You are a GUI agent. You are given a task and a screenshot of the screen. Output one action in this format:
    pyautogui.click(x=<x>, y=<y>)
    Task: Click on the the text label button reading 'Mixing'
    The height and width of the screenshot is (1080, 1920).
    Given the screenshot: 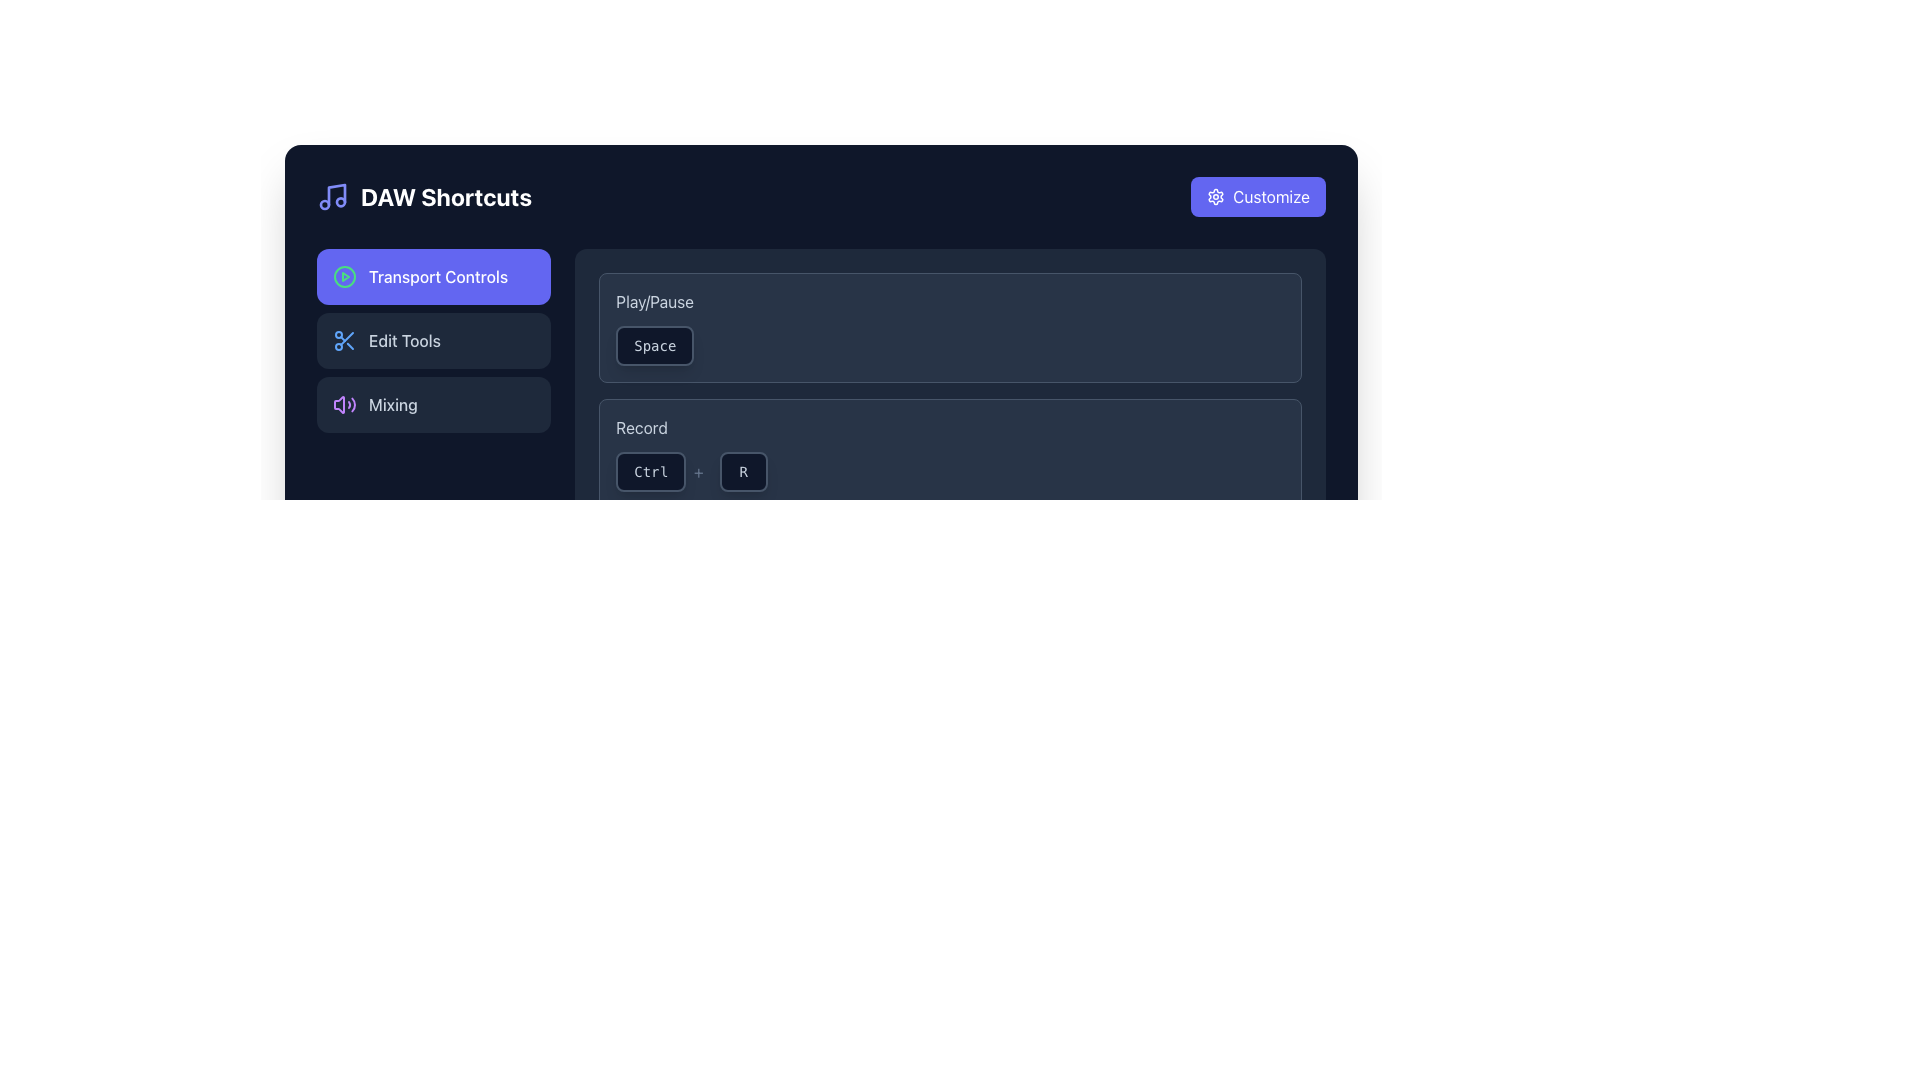 What is the action you would take?
    pyautogui.click(x=393, y=405)
    